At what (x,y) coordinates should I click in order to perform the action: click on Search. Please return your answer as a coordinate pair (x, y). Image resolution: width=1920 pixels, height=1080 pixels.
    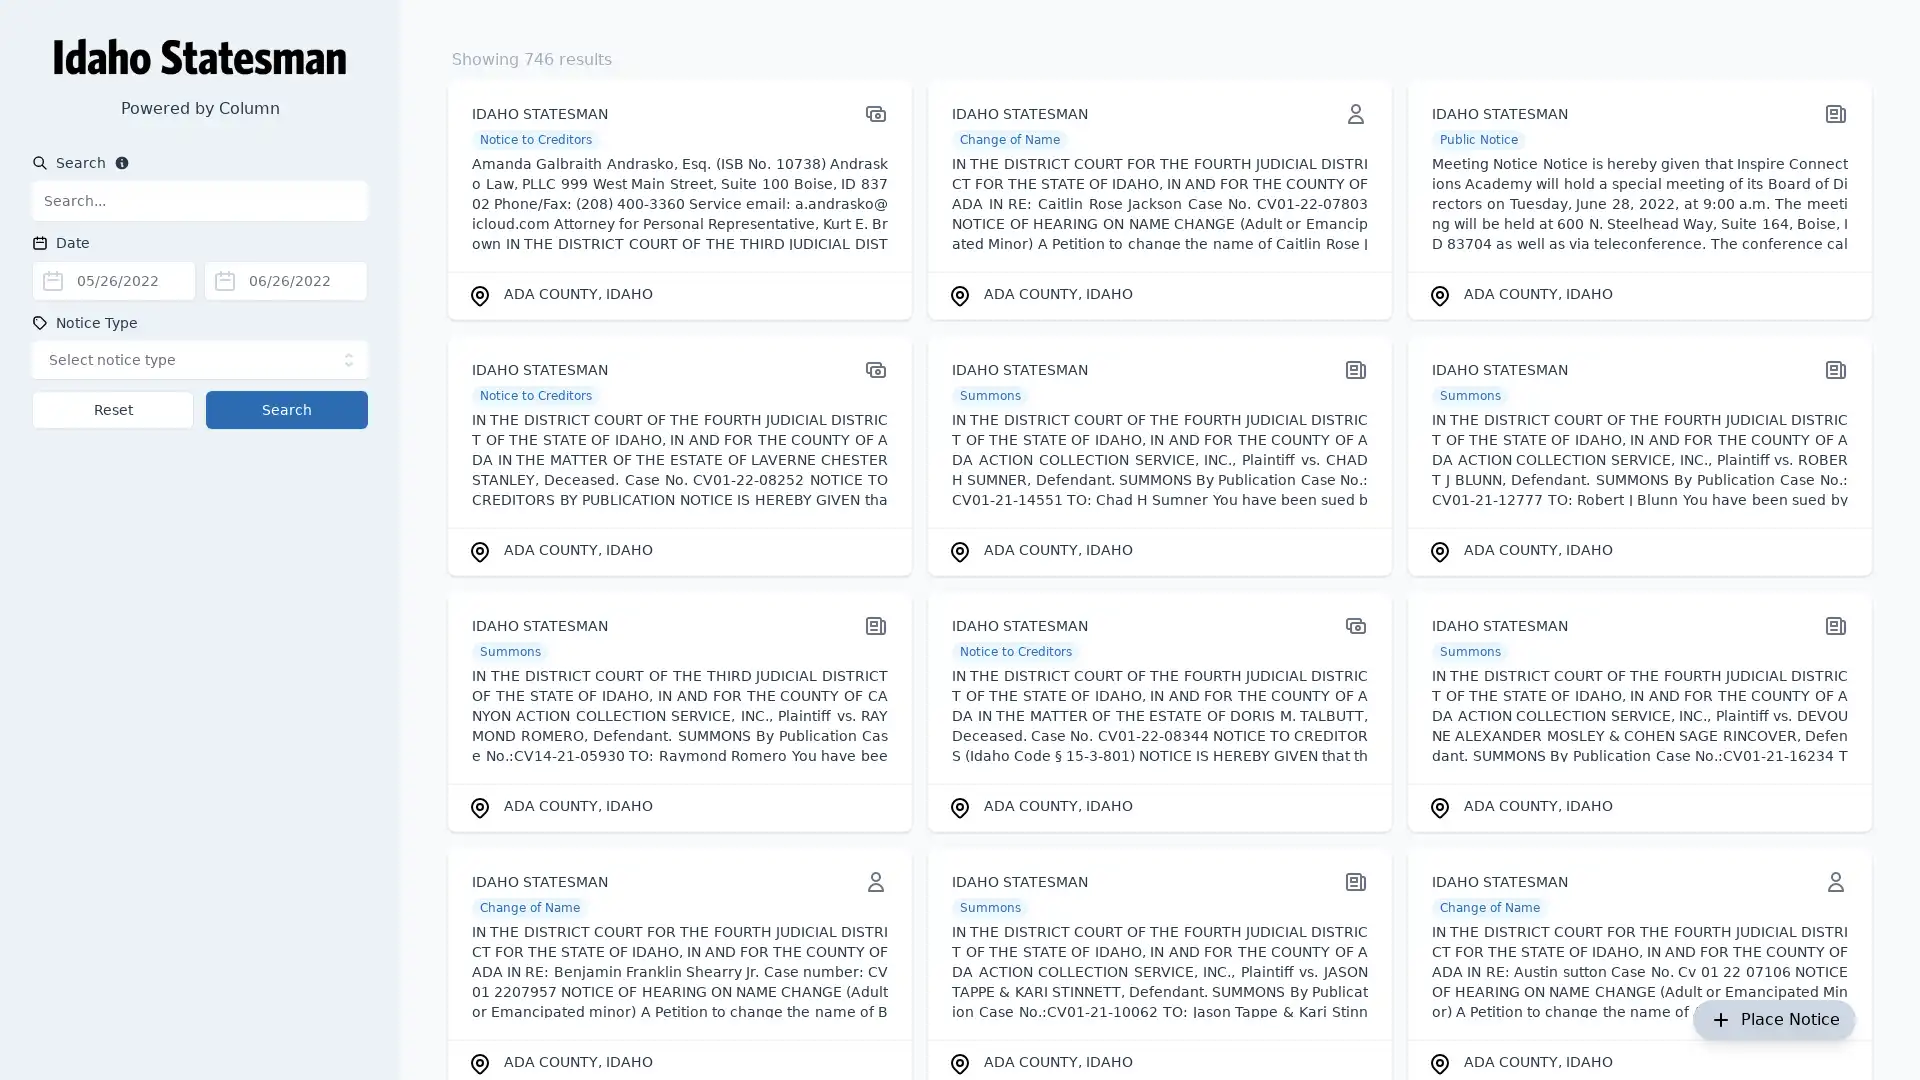
    Looking at the image, I should click on (286, 408).